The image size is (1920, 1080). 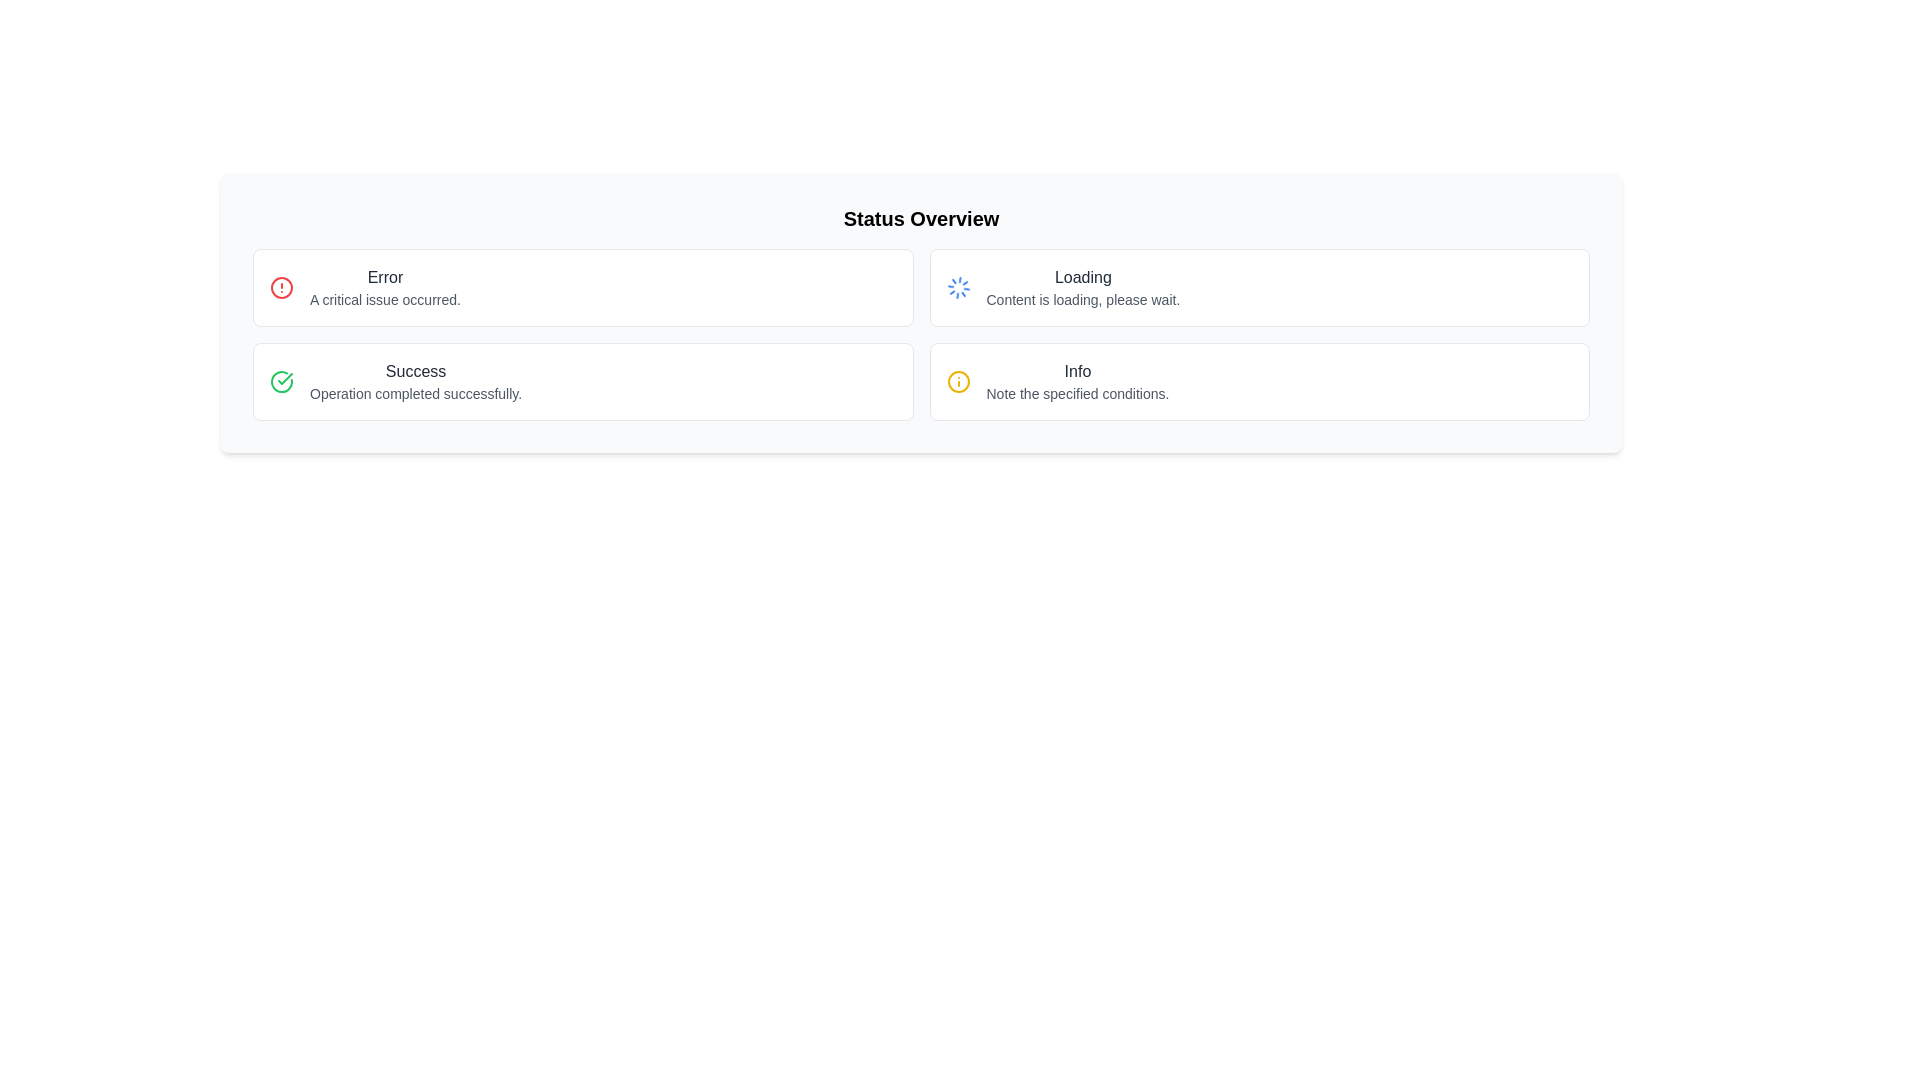 I want to click on the animated loading icon located at the top-right of the status card, which indicates that content is loading and prompts the user to wait, so click(x=957, y=288).